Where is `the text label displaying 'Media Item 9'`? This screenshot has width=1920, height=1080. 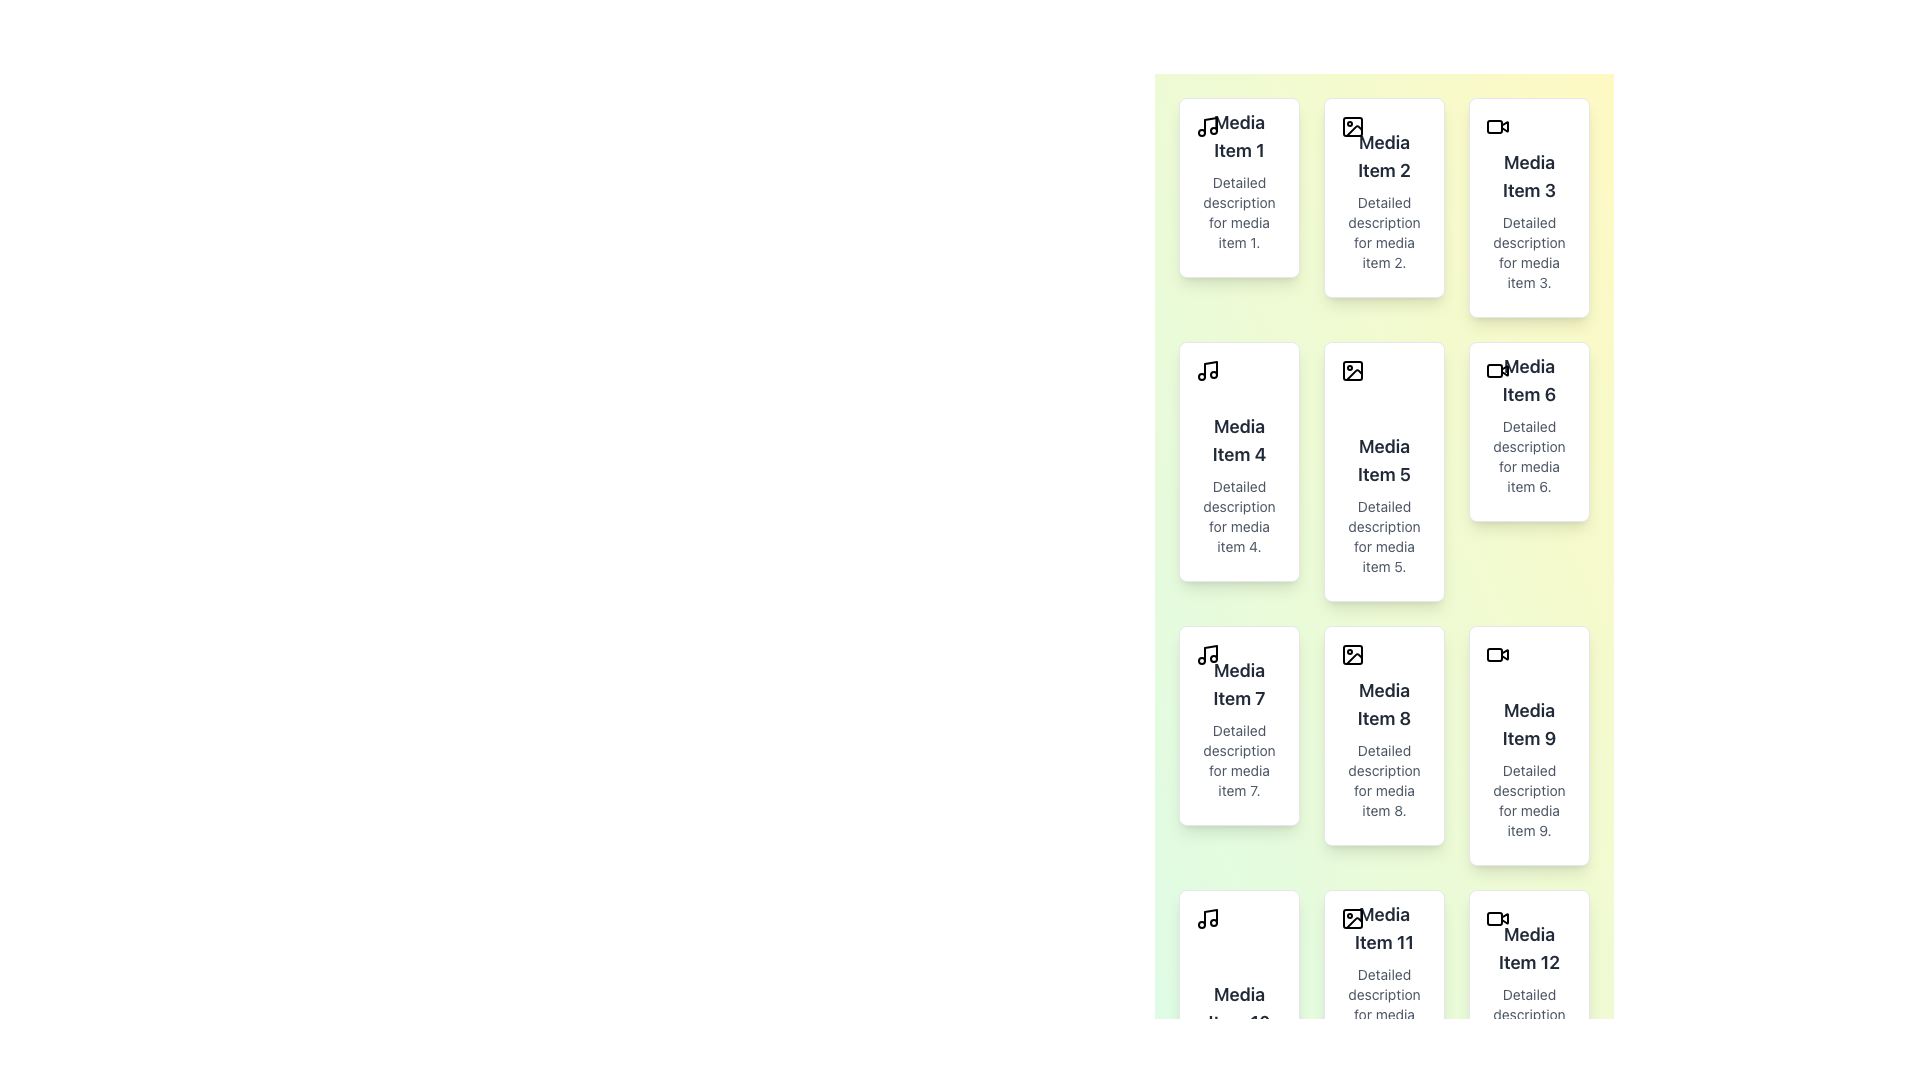 the text label displaying 'Media Item 9' is located at coordinates (1528, 725).